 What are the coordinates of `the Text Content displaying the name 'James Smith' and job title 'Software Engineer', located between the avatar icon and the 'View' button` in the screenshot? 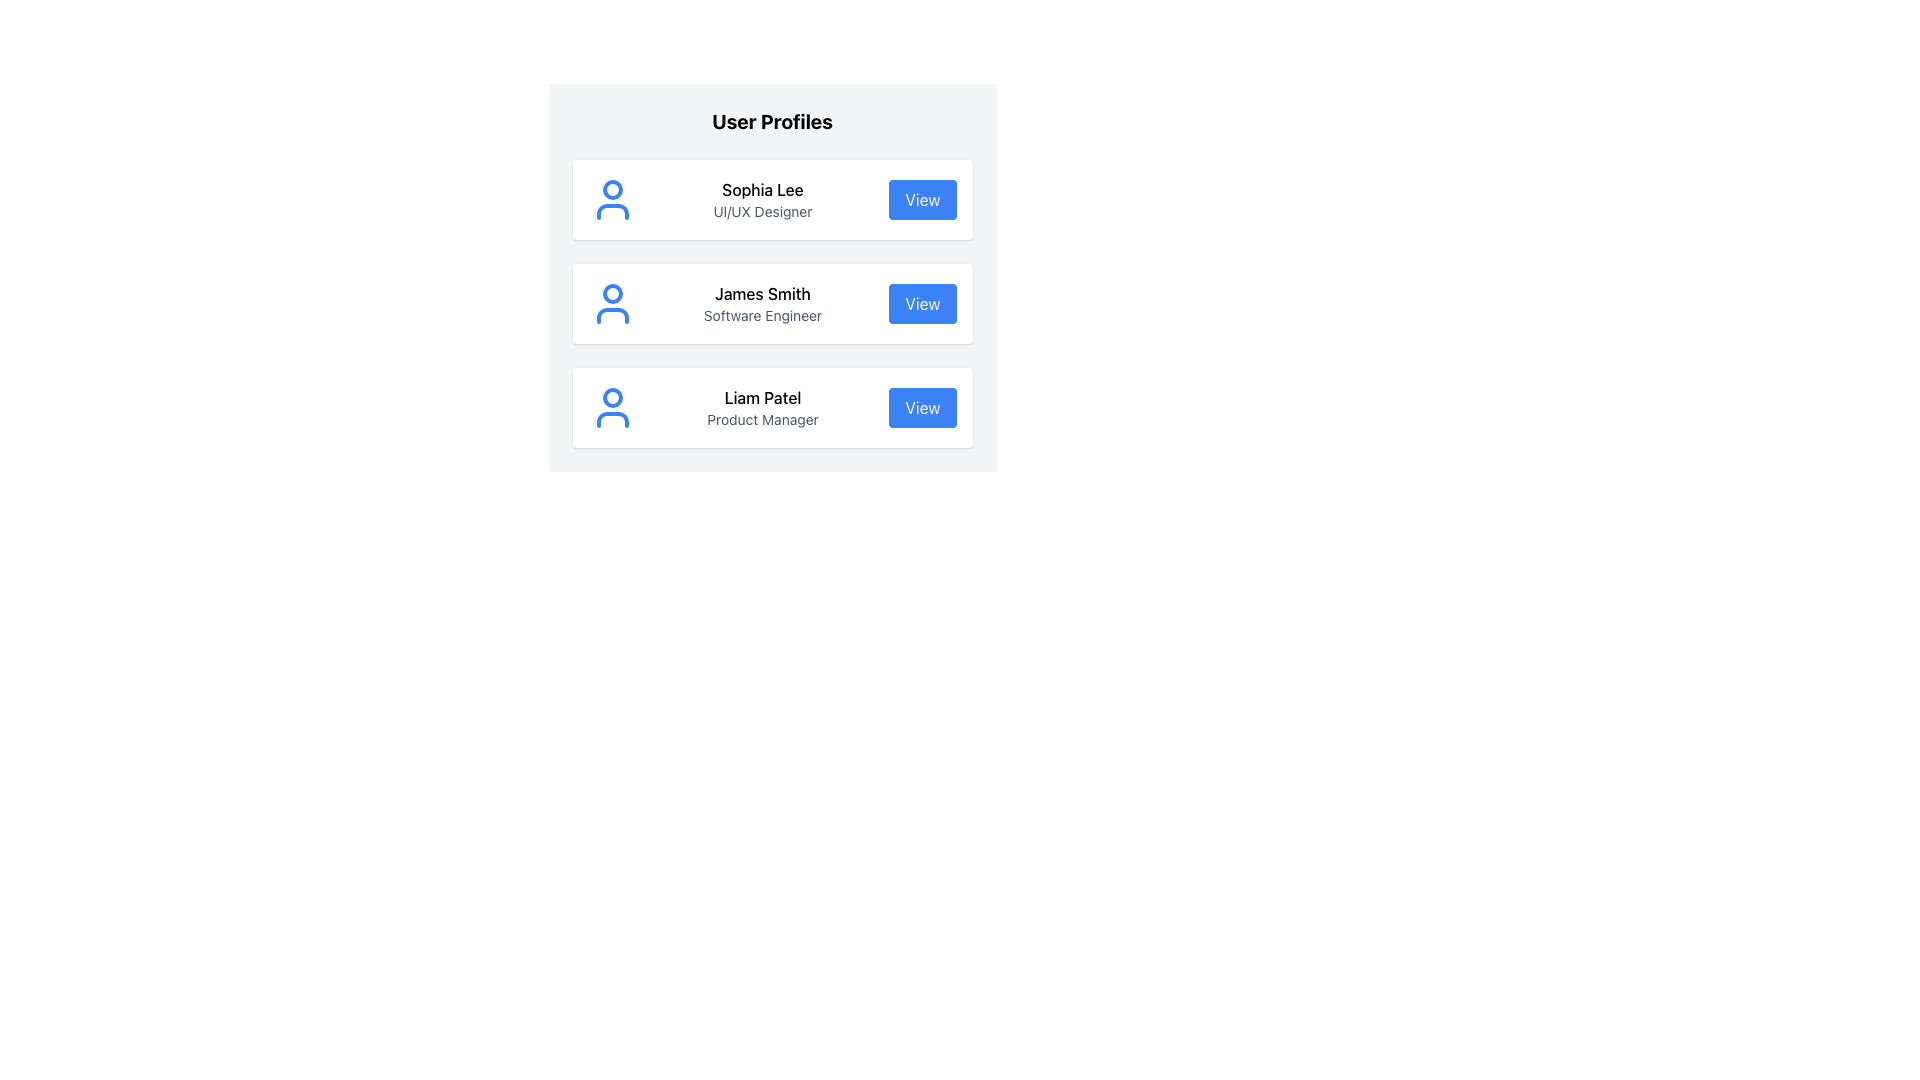 It's located at (762, 304).